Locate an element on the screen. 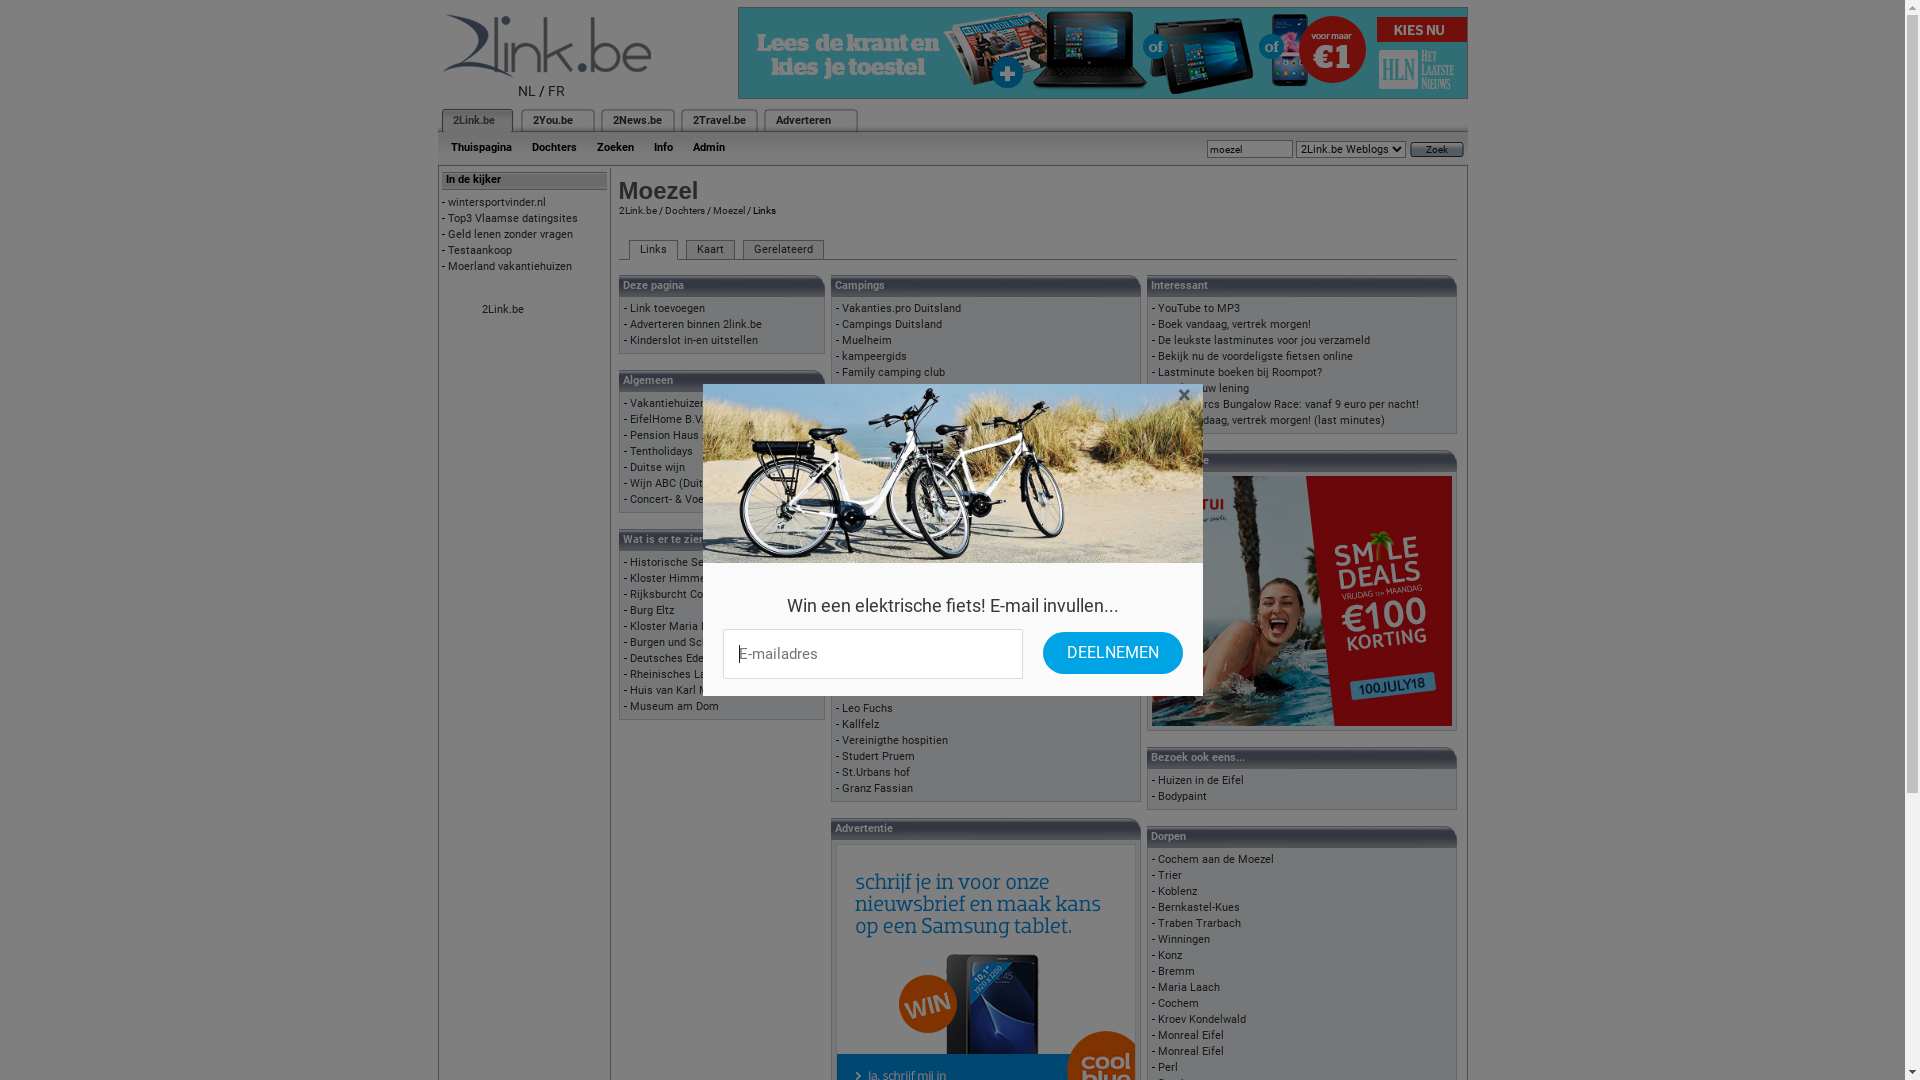  'Zoeken' is located at coordinates (613, 146).